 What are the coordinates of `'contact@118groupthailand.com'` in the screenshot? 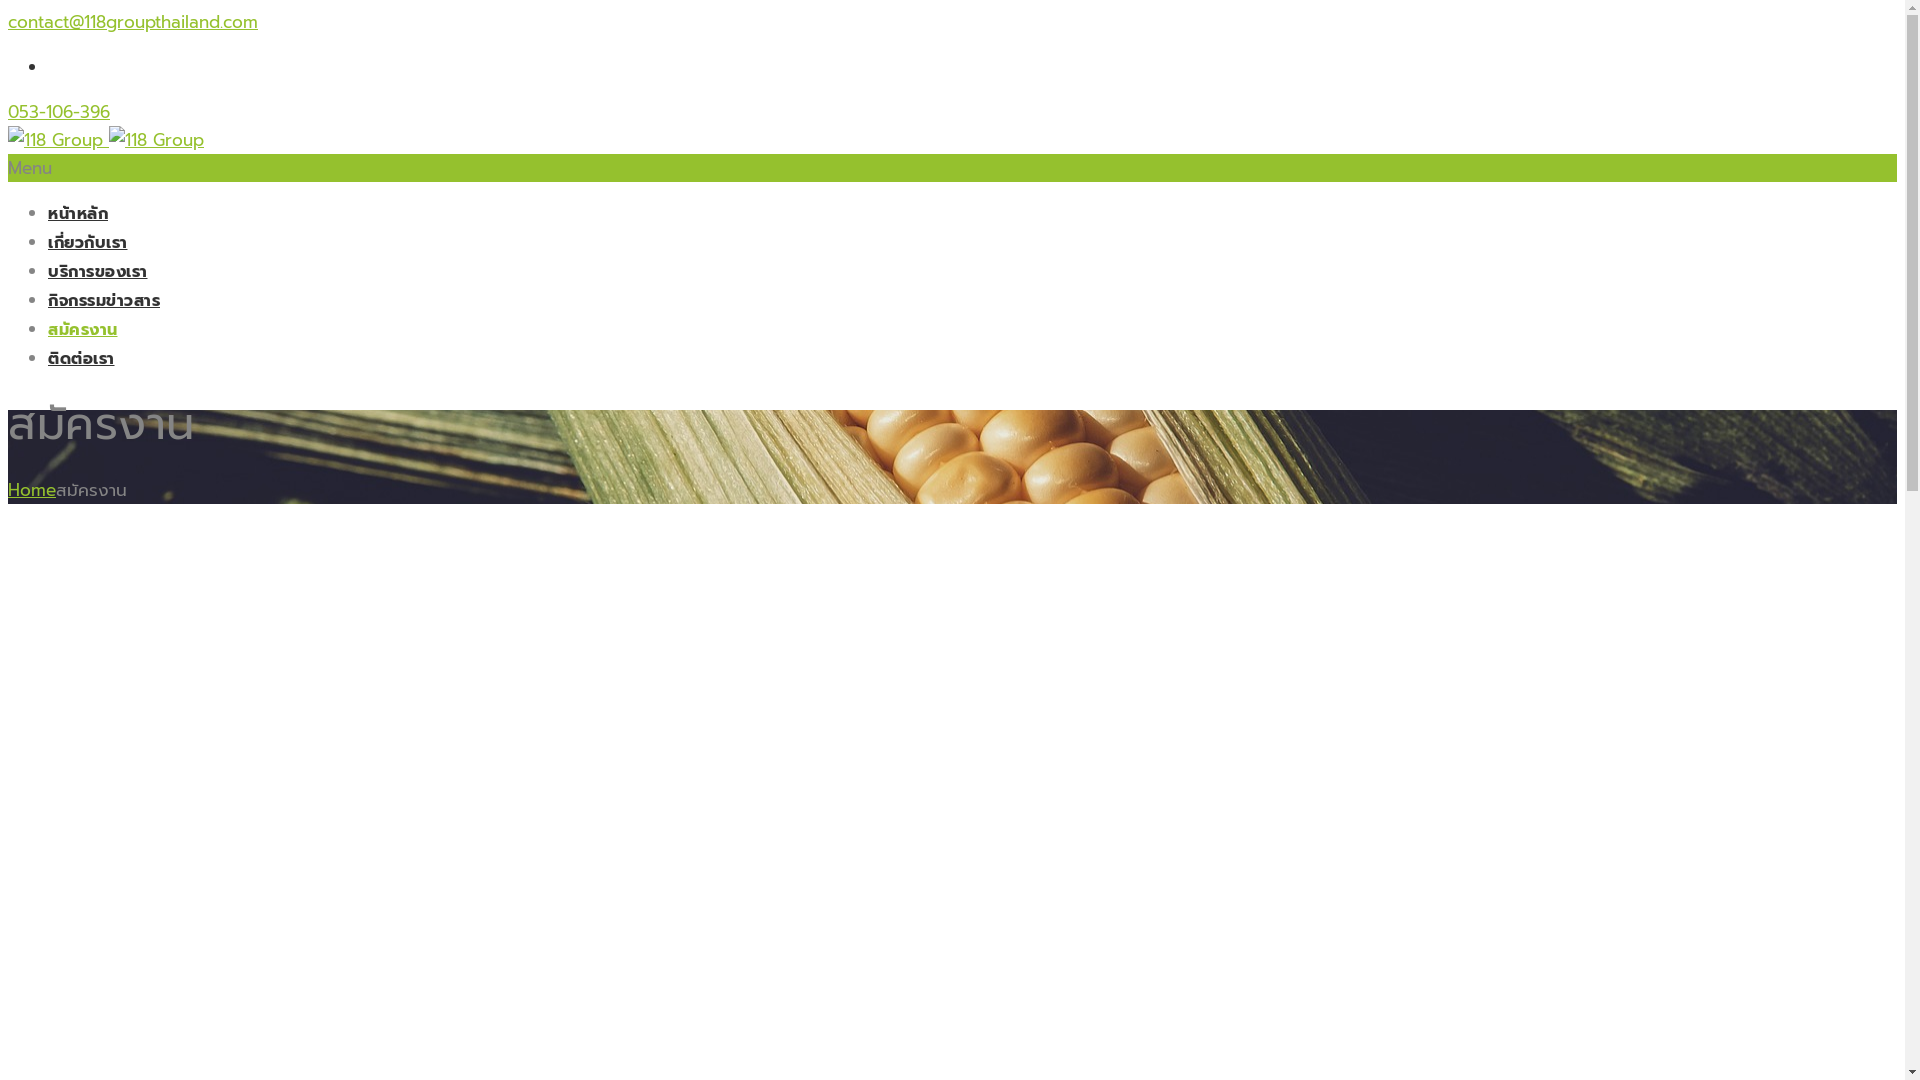 It's located at (132, 22).